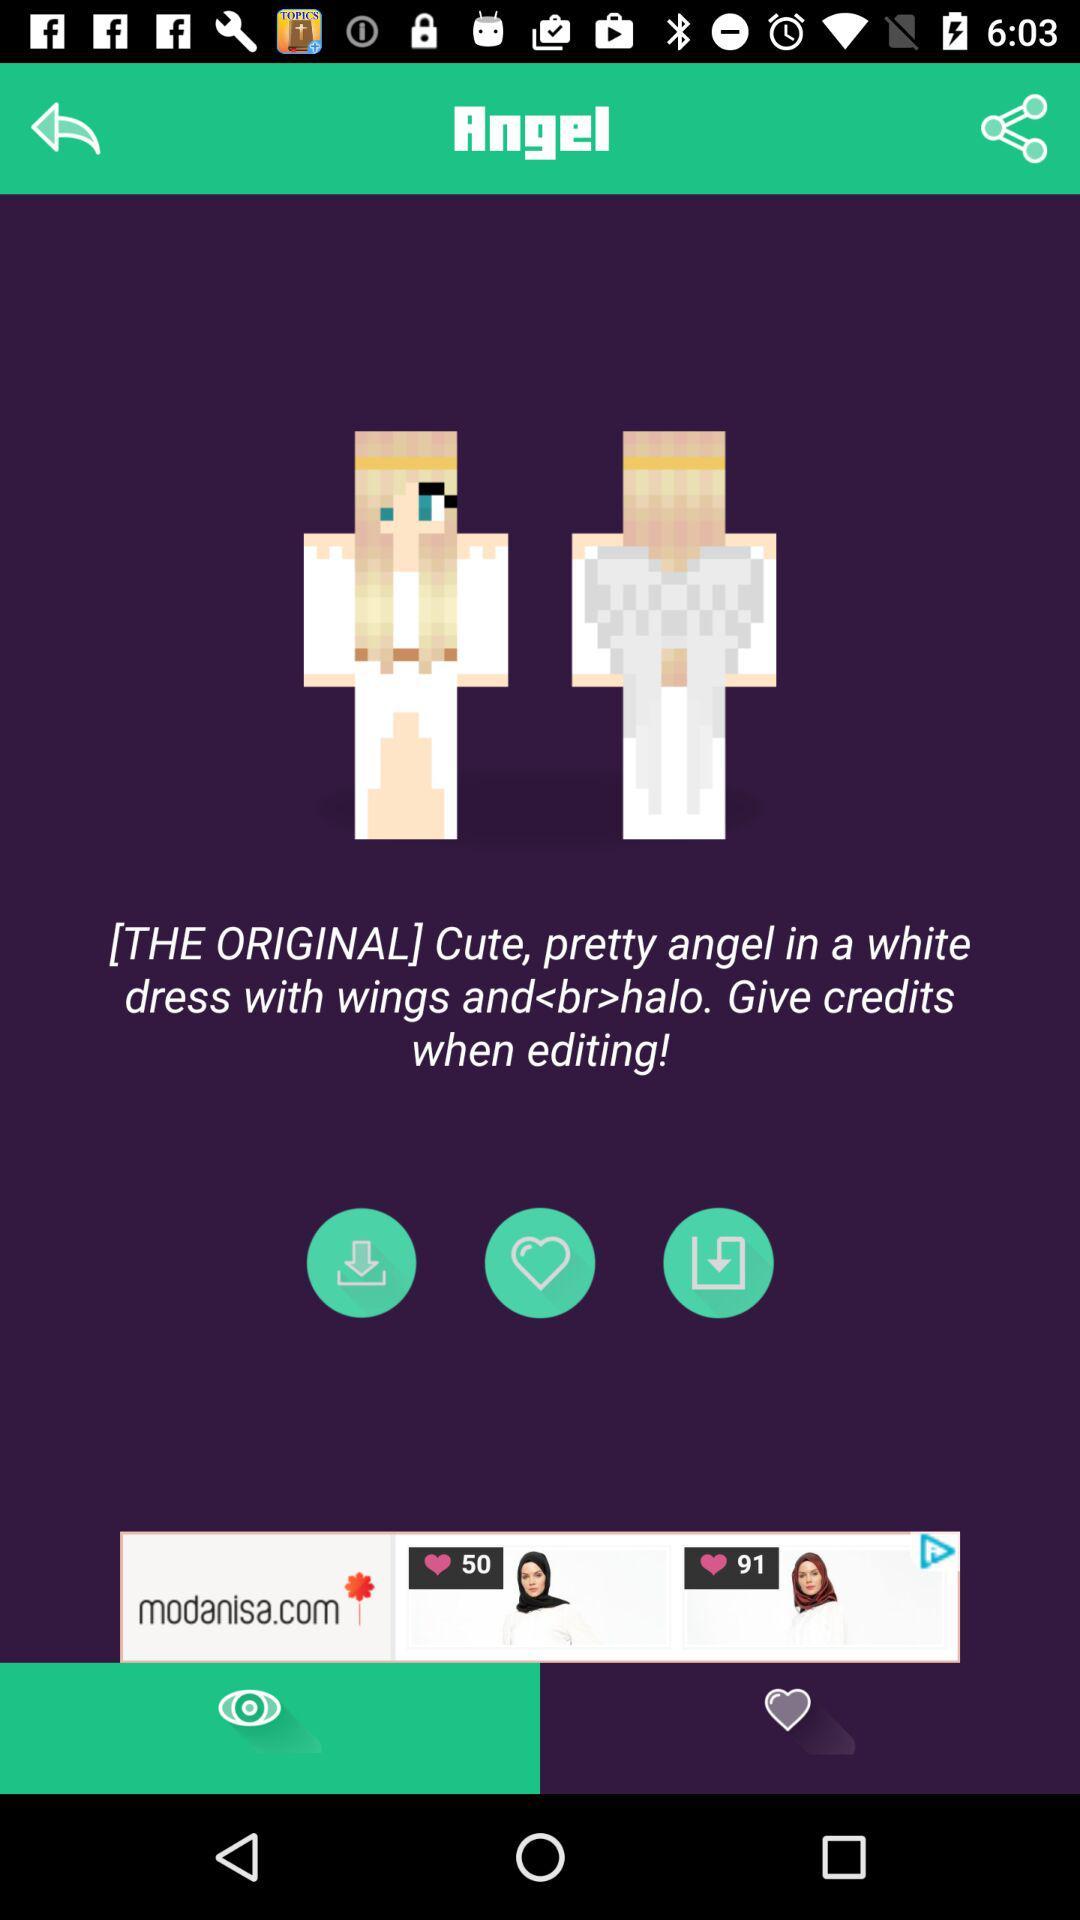 The width and height of the screenshot is (1080, 1920). I want to click on the favorite icon, so click(540, 1261).